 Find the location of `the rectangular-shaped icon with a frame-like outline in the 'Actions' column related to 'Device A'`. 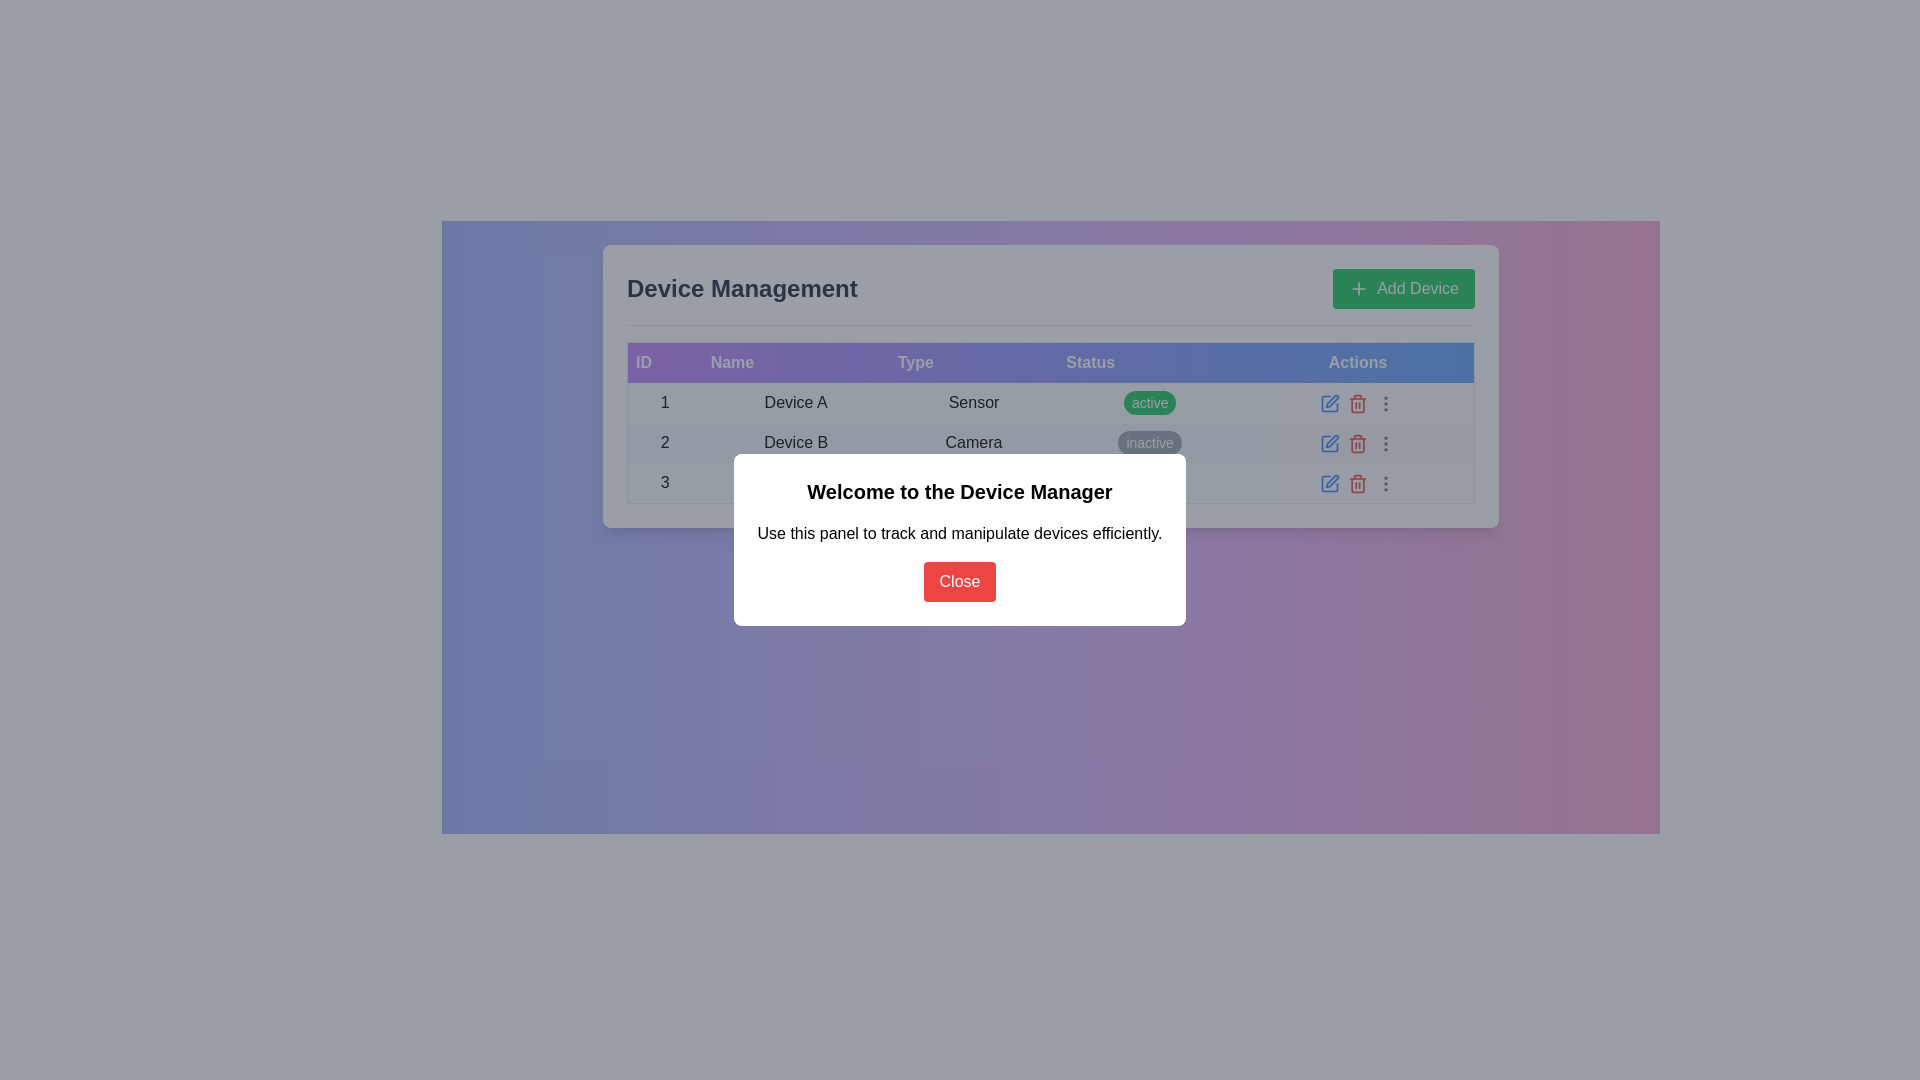

the rectangular-shaped icon with a frame-like outline in the 'Actions' column related to 'Device A' is located at coordinates (1329, 402).